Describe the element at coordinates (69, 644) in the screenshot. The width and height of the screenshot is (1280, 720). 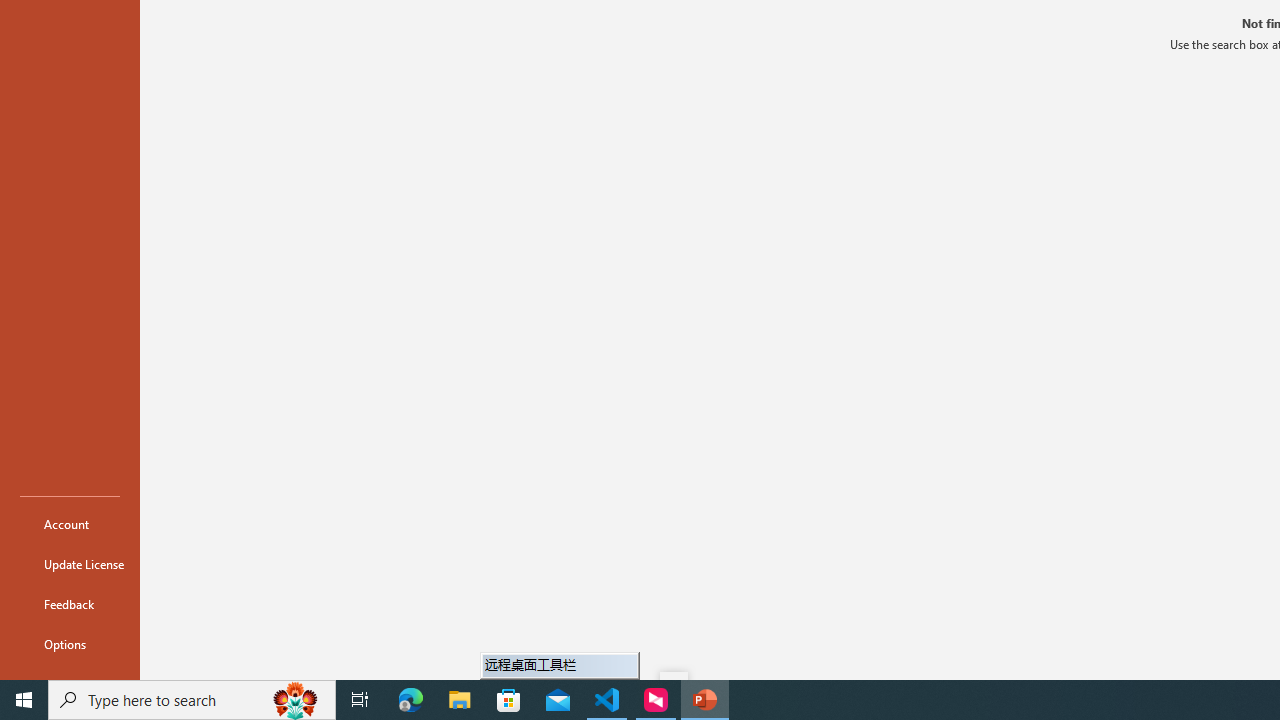
I see `'Options'` at that location.